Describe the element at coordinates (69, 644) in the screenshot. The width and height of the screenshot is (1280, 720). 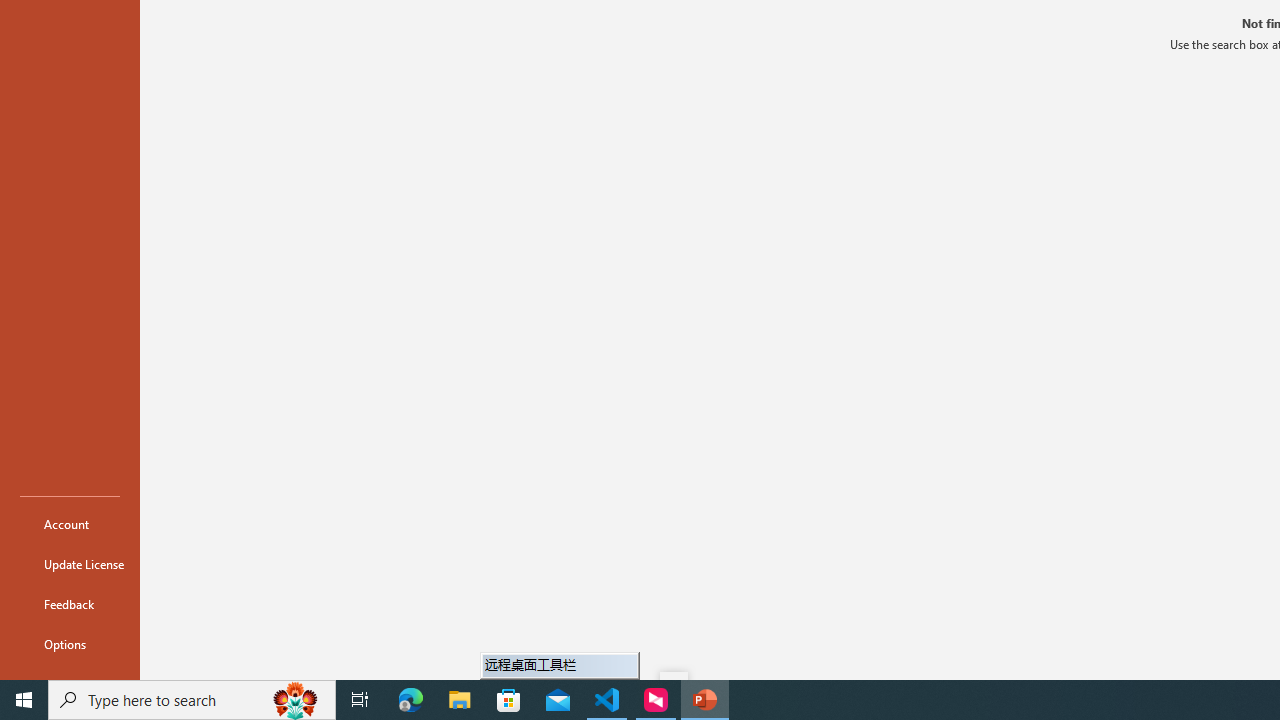
I see `'Options'` at that location.